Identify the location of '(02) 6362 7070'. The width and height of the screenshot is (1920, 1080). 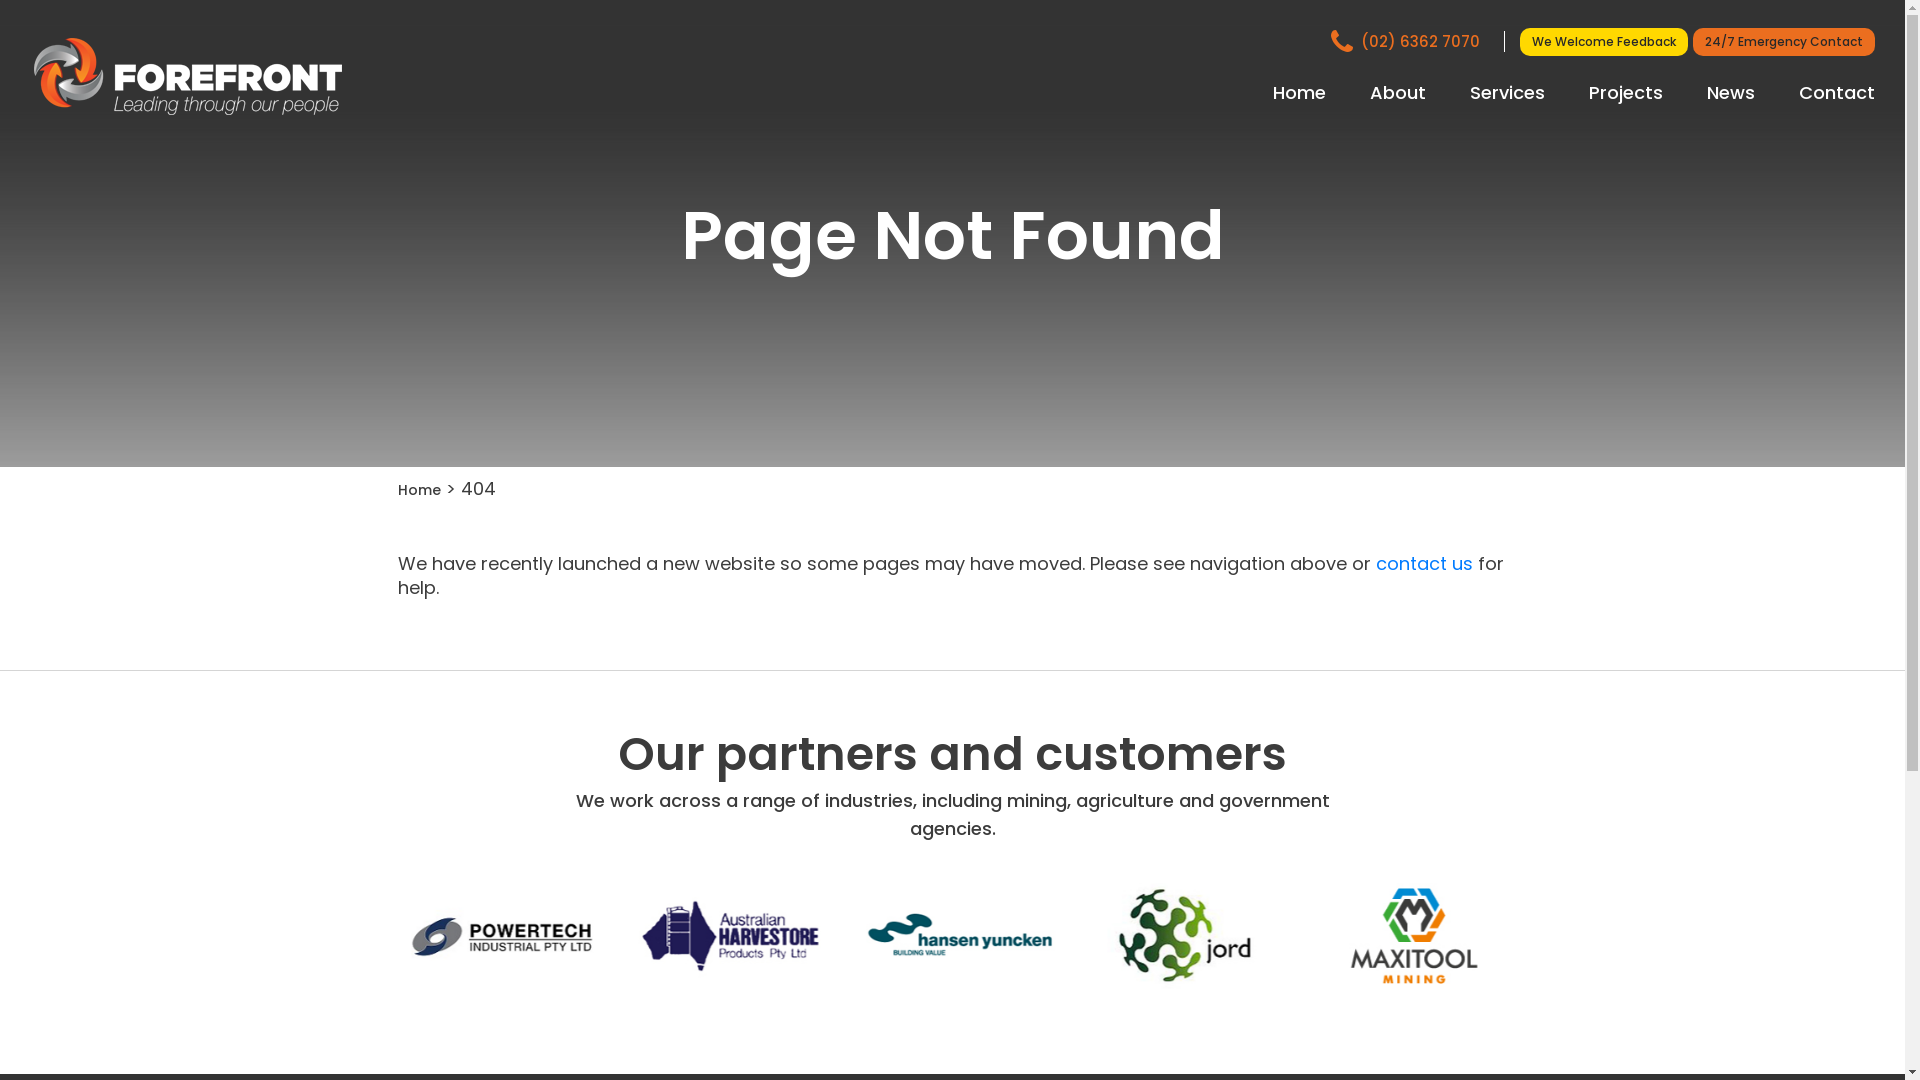
(1330, 41).